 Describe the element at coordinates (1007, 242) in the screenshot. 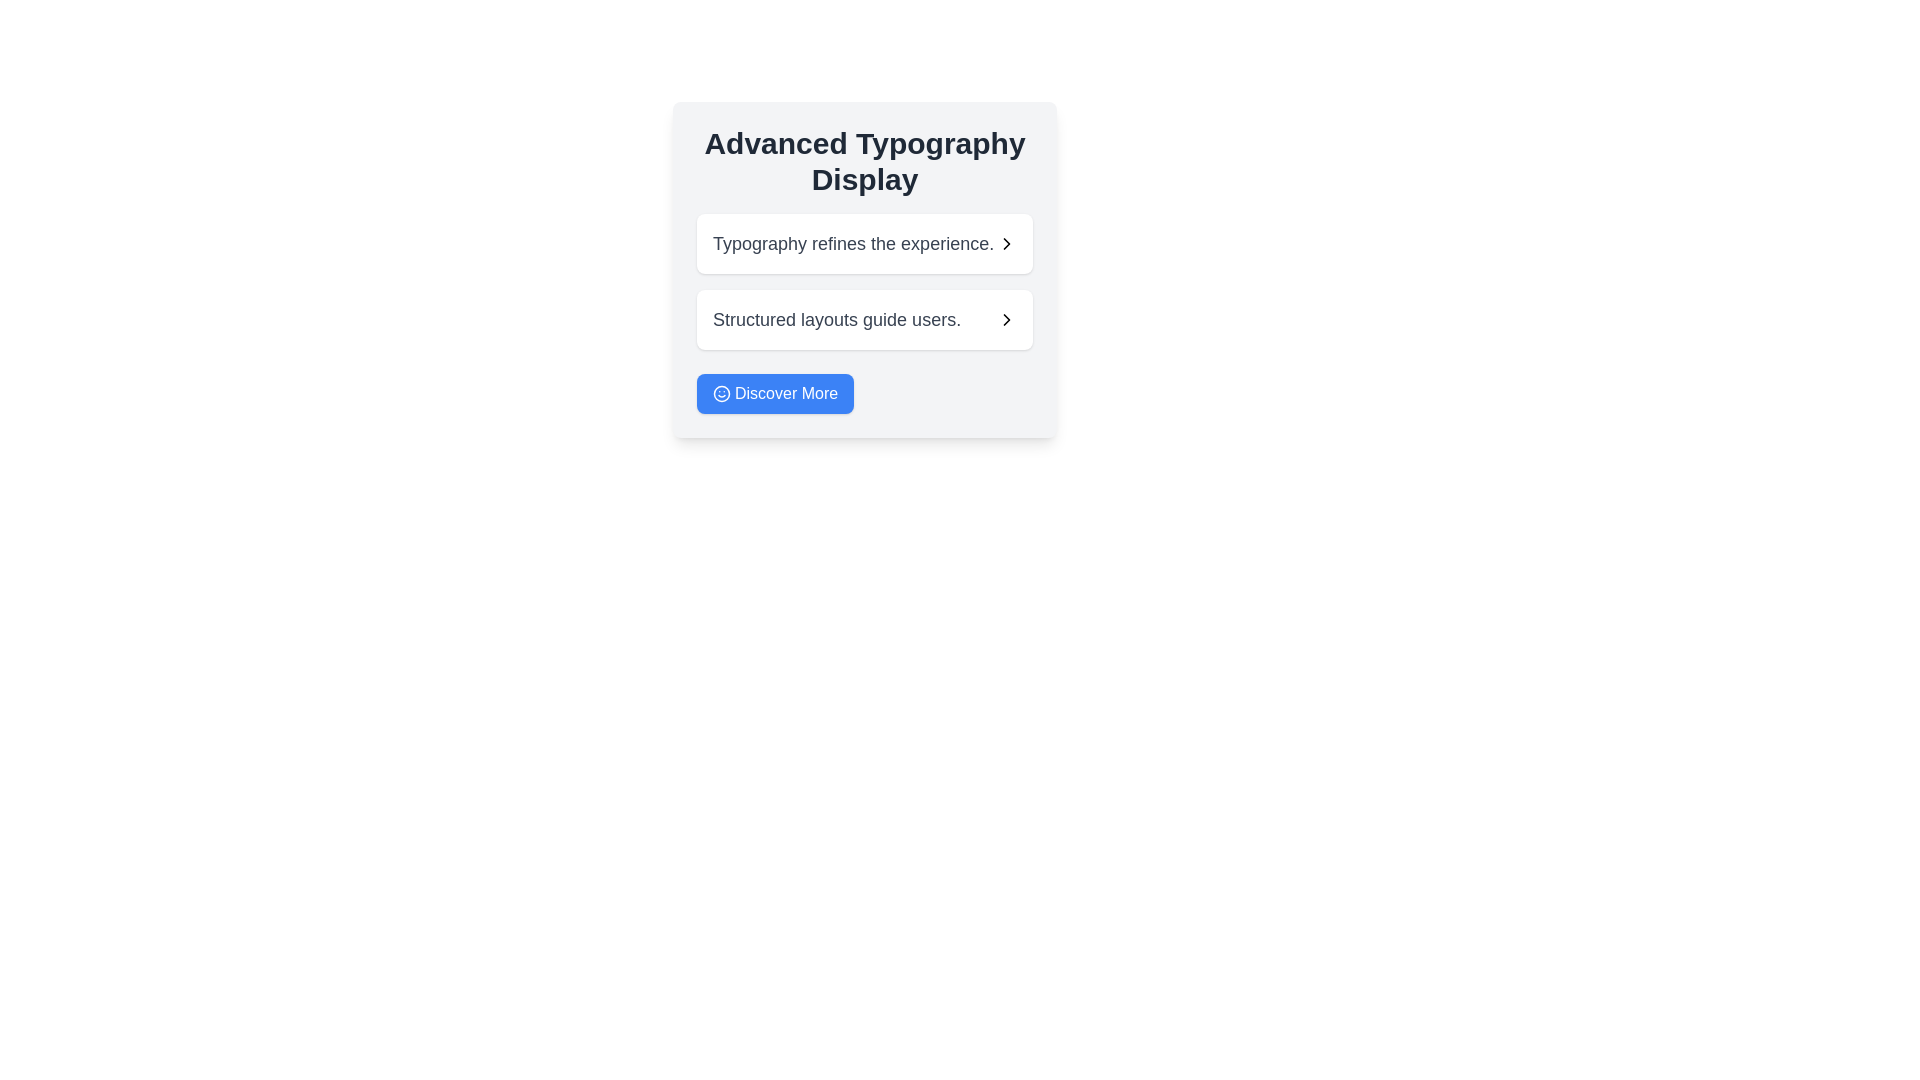

I see `the rightward arrow icon located immediately to the right of the text 'Typography refines the experience.'` at that location.